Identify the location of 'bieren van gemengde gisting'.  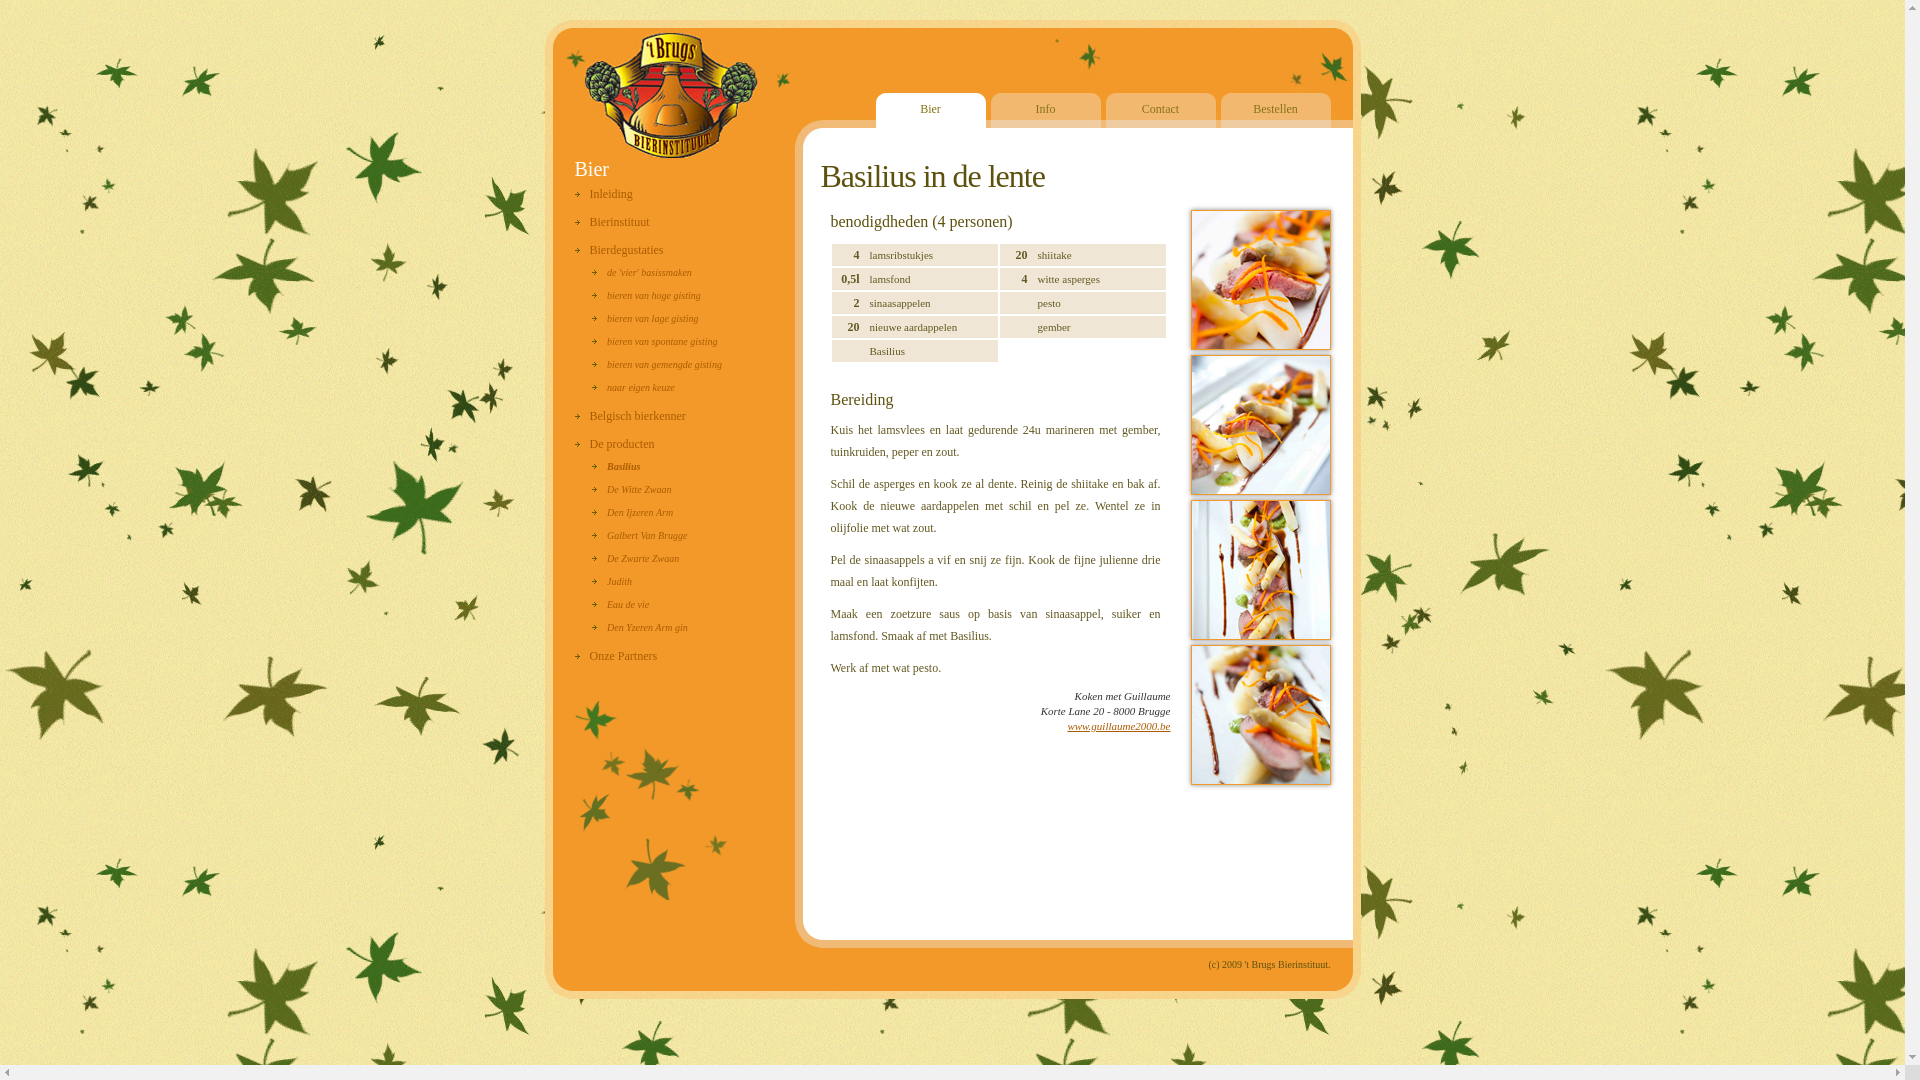
(657, 364).